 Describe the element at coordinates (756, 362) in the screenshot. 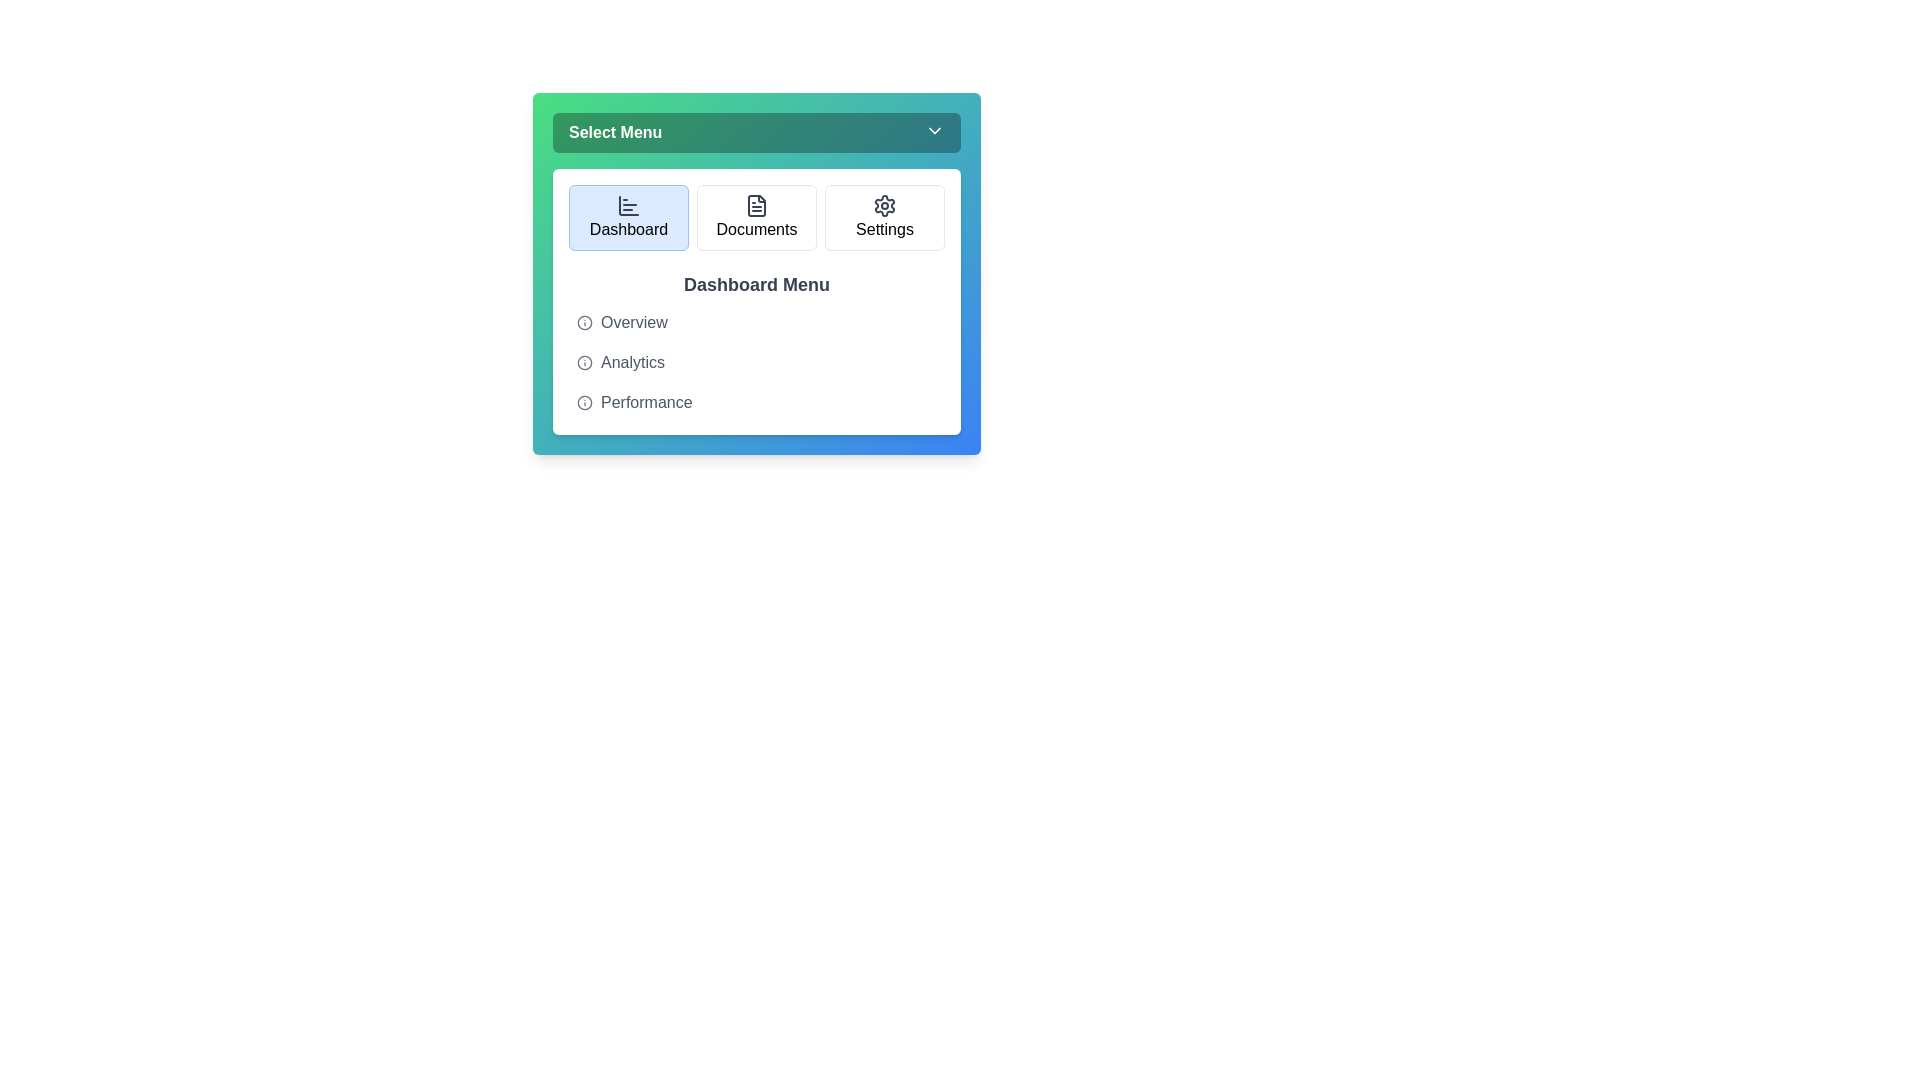

I see `the 'Analytics' menu item, which is the second item in the vertical menu` at that location.